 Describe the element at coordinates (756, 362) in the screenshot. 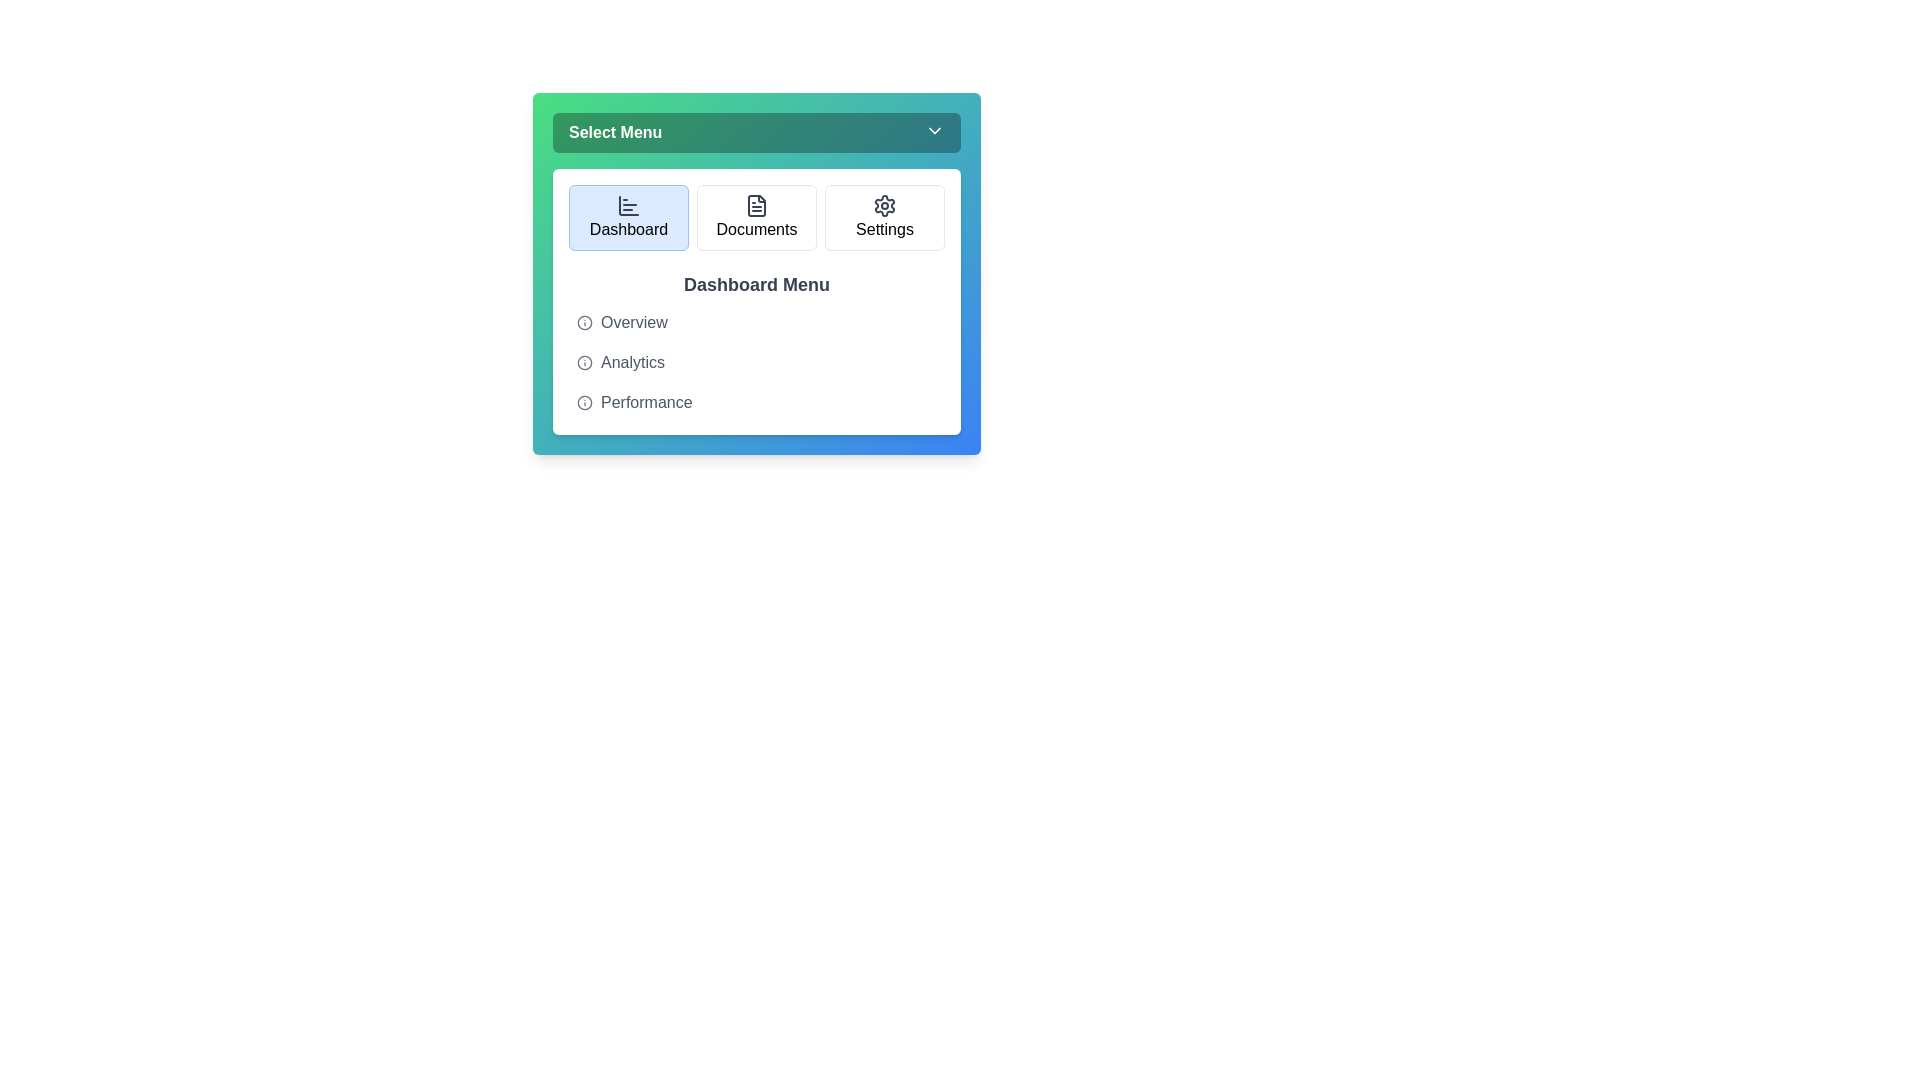

I see `the 'Analytics' menu item, which is the second item in the vertical menu` at that location.